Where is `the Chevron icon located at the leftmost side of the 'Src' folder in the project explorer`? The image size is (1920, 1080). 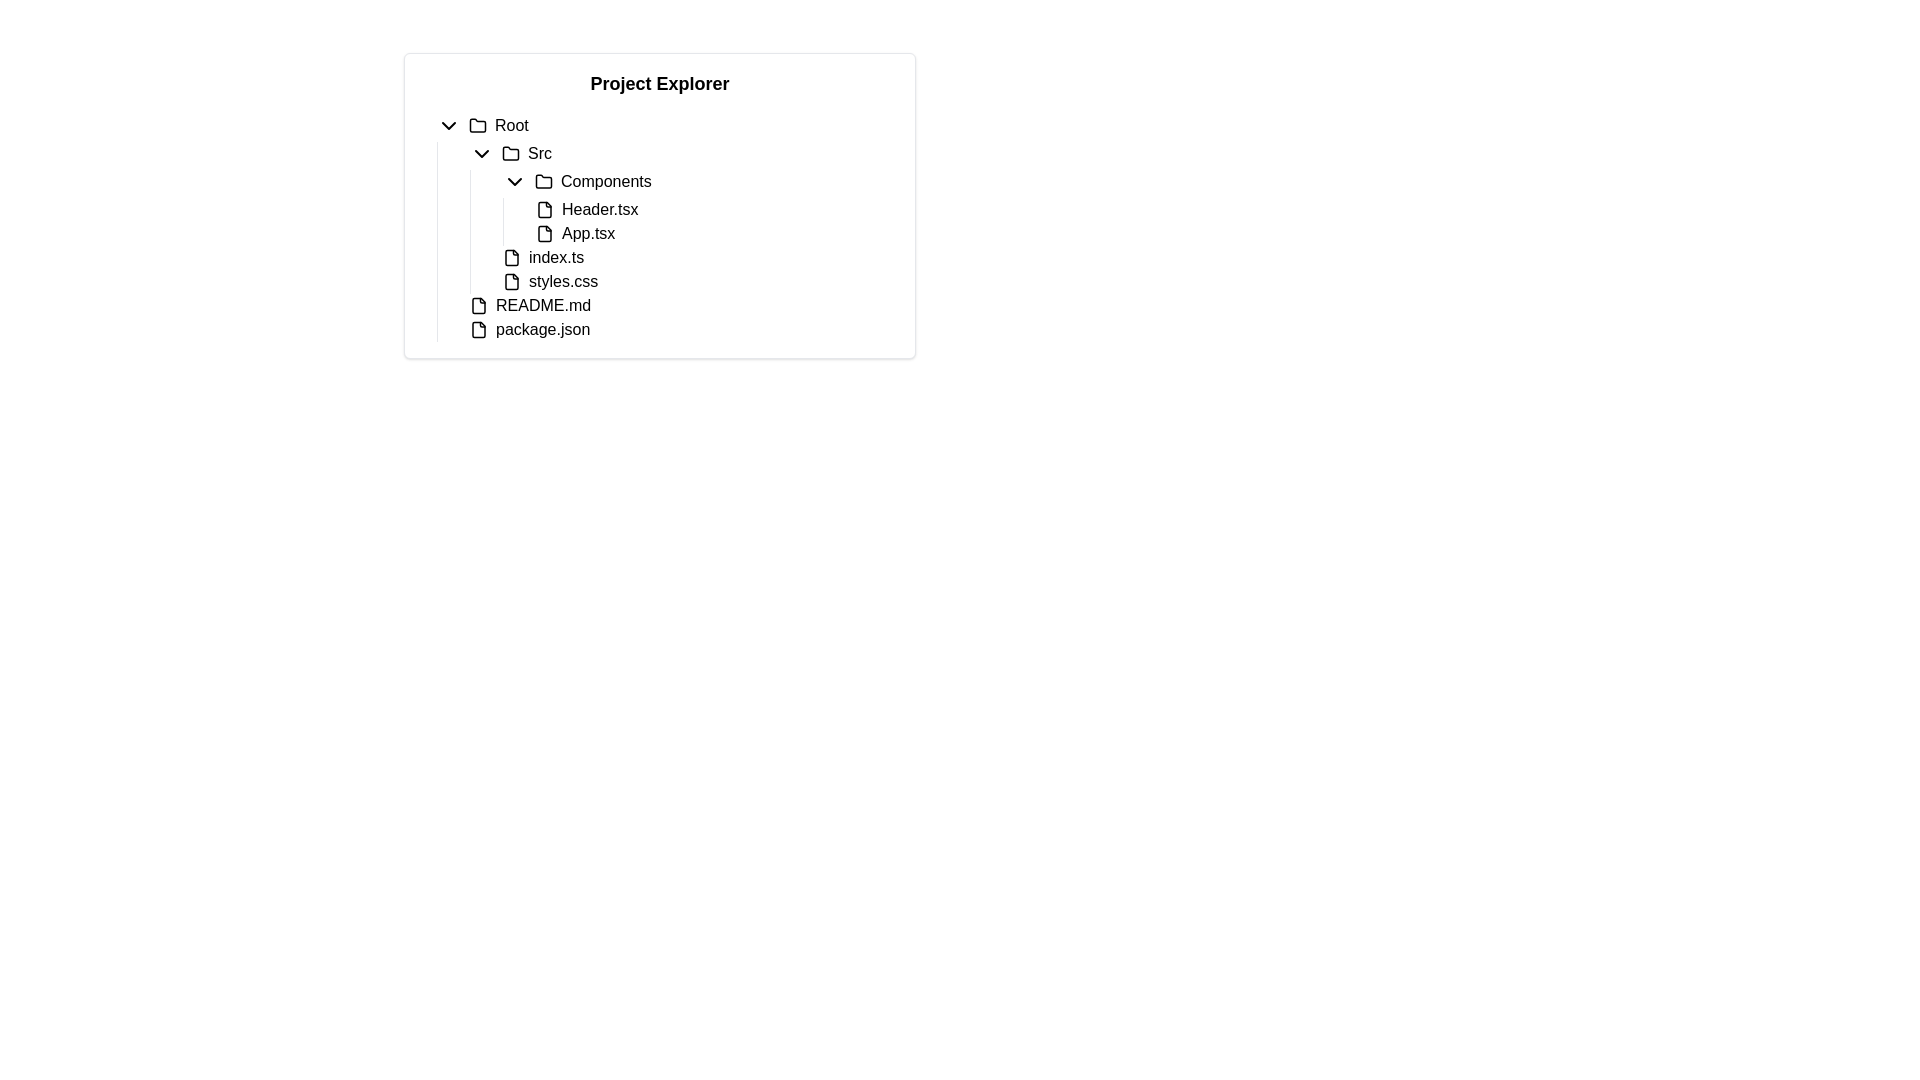 the Chevron icon located at the leftmost side of the 'Src' folder in the project explorer is located at coordinates (481, 153).